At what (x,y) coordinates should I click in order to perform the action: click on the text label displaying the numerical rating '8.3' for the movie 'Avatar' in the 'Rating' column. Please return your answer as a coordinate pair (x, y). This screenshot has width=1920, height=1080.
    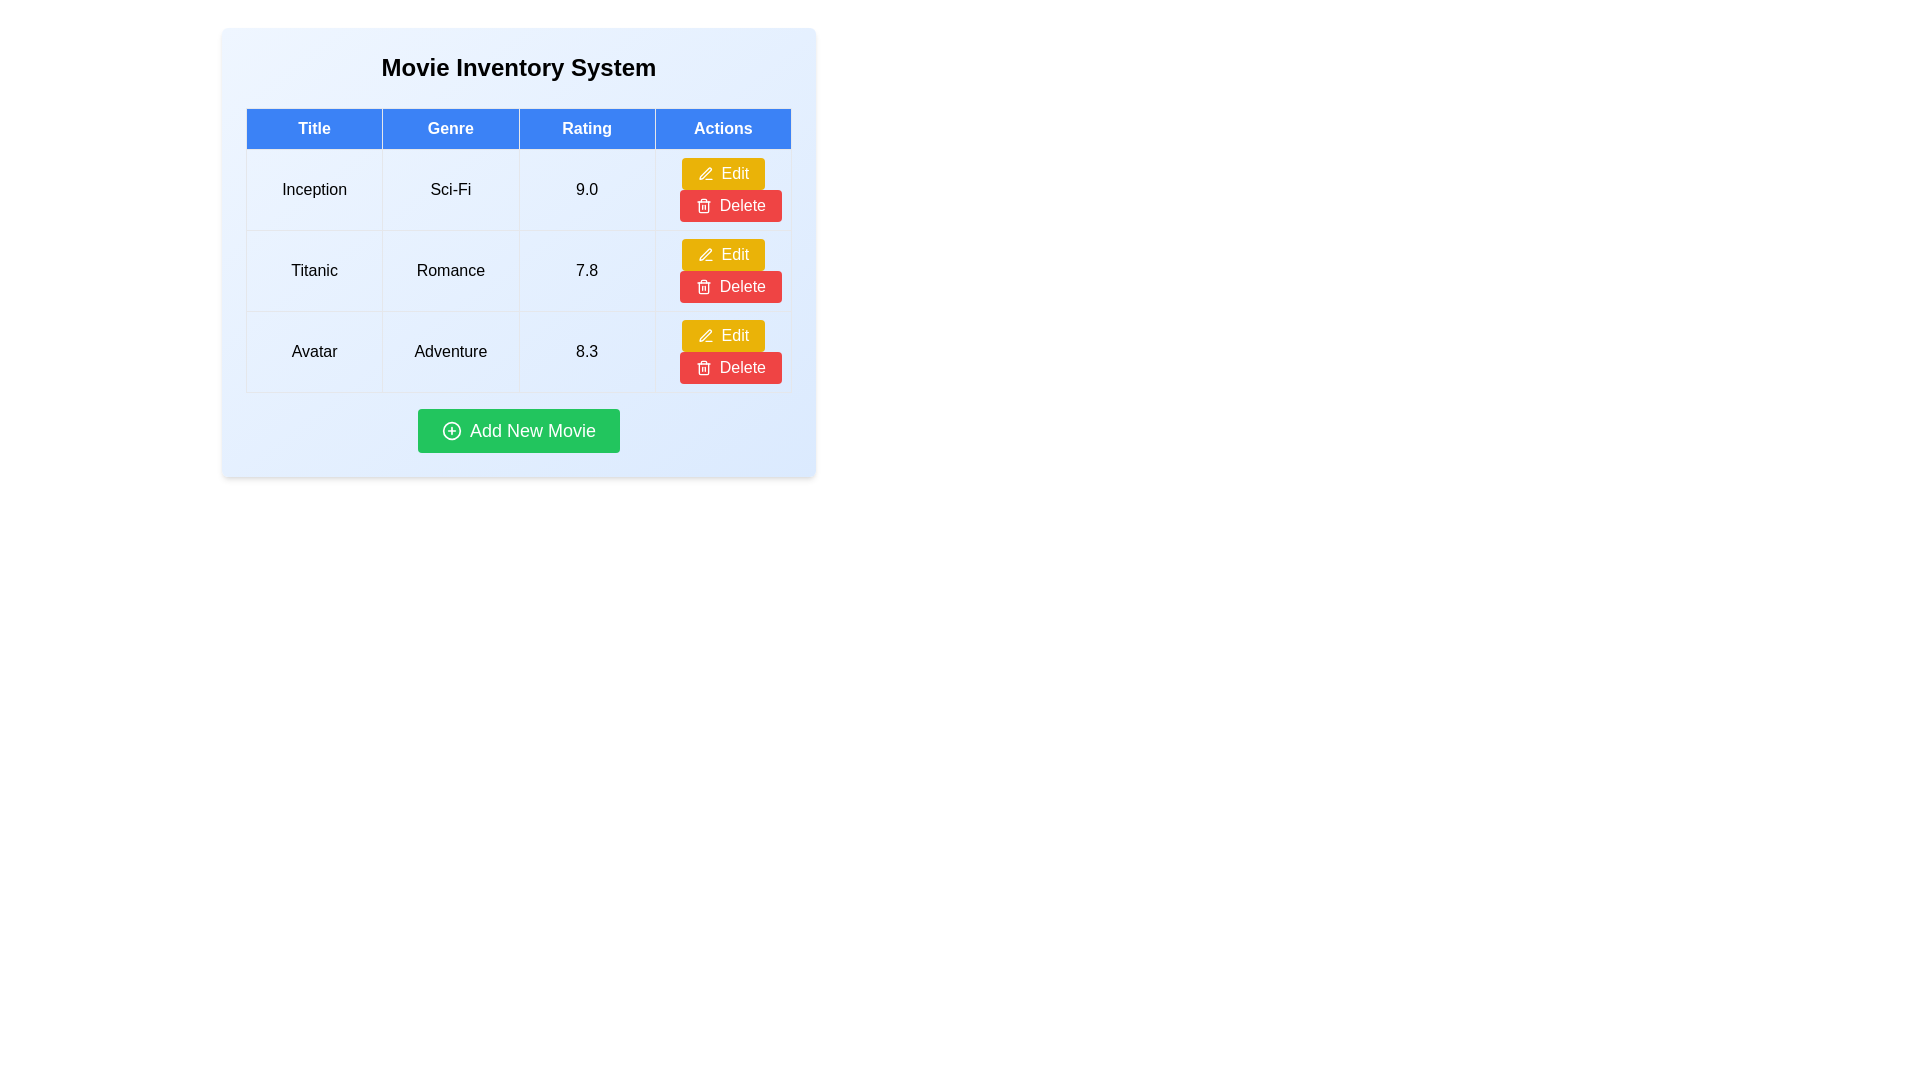
    Looking at the image, I should click on (586, 350).